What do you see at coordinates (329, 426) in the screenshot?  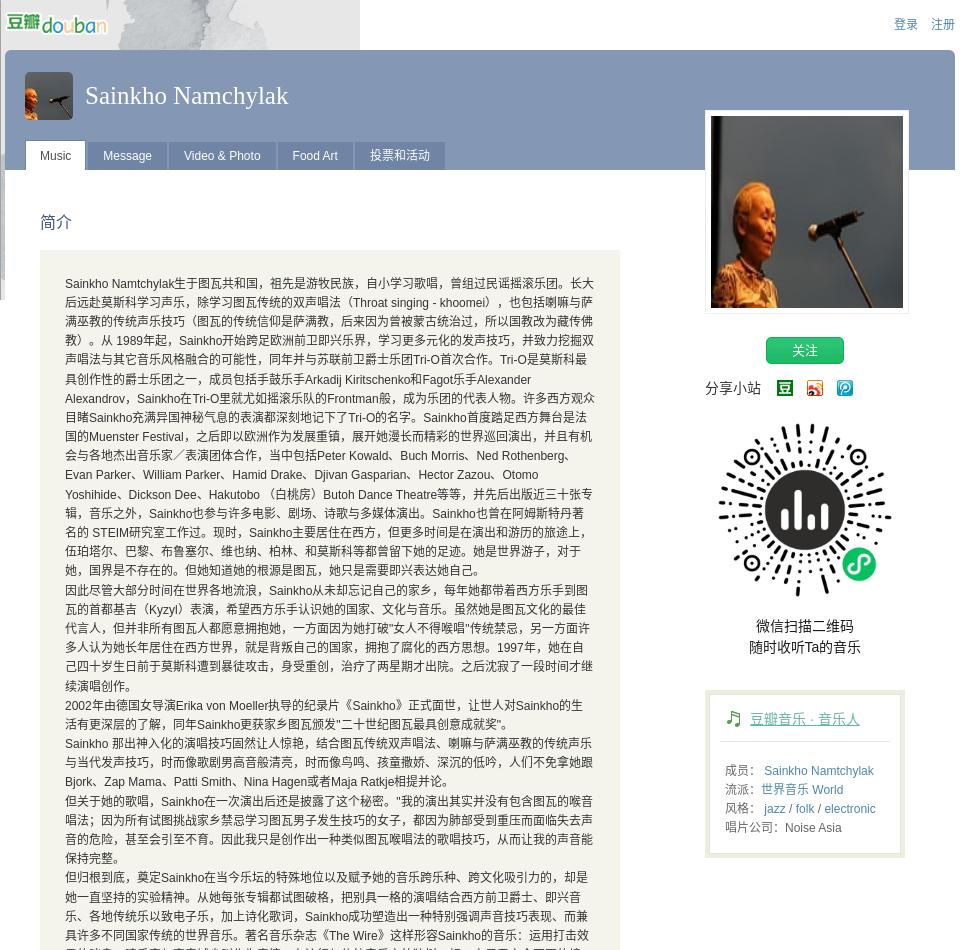 I see `'Sainkho Namtchylak生于图瓦共和国，祖先是游牧民族，自小学习歌唱，曾组过民谣摇滚乐团。长大后远赴莫斯科学习声乐，除学习图瓦传统的双声唱法（Throat singing - khoomei），也包括喇嘛与萨满巫教的传统声乐技巧（图瓦的传统信仰是萨满教，后来因为曾被蒙古统治过，所以国教改为藏传佛教）。从 1989年起，Sainkho开始跨足欧洲前卫即兴乐界，学习更多元化的发声技巧，并致力挖掘双声唱法与其它音乐风格融合的可能性，同年并与苏联前卫爵士乐团Tri-O首次合作。Tri-O是莫斯科最具创作性的爵士乐团之一，成员包括手鼓乐手Arkadij Kiritschenko和Fagot乐手Alexander Alexandrov，Sainkho在Tri-O里就尤如摇滚乐队的Frontman般，成为乐团的代表人物。许多西方观众目睹Sainkho充满异国神秘气息的表演都深刻地记下了Tri-O的名字。Sainkho首度踏足西方舞台是法国的Muenster Festival，之后即以欧洲作为发展重镇，展开她漫长而精彩的世界巡回演出，并且有机会与各地杰出音乐家／表演团体合作，当中包括Peter Kowald、Buch Morris、Ned Rothenberg、Evan Parker、William Parker、Hamid Drake、Djivan Gasparian、Hector Zazou、Otomo Yoshihide、Dickson Dee、Hakutobo （白桃房）Butoh Dance Theatre等等，并先后出版近三十张专辑，音乐之外，Sainkho也参与许多电影、剧场、诗歌与多媒体演出。Sainkho也曾在阿姆斯特丹著名的 STEIM研究室工作过。现时，Sainkho主要居住在西方，但更多时间是在演出和游历的旅途上，伍珀塔尔、巴黎、布鲁塞尔、维也纳、柏林、和莫斯科等都曾留下她的足迹。她是世界游子，对于她，国界是不存在的。但她知道她的根源是图瓦，她只是需要即兴表达她自己。'` at bounding box center [329, 426].